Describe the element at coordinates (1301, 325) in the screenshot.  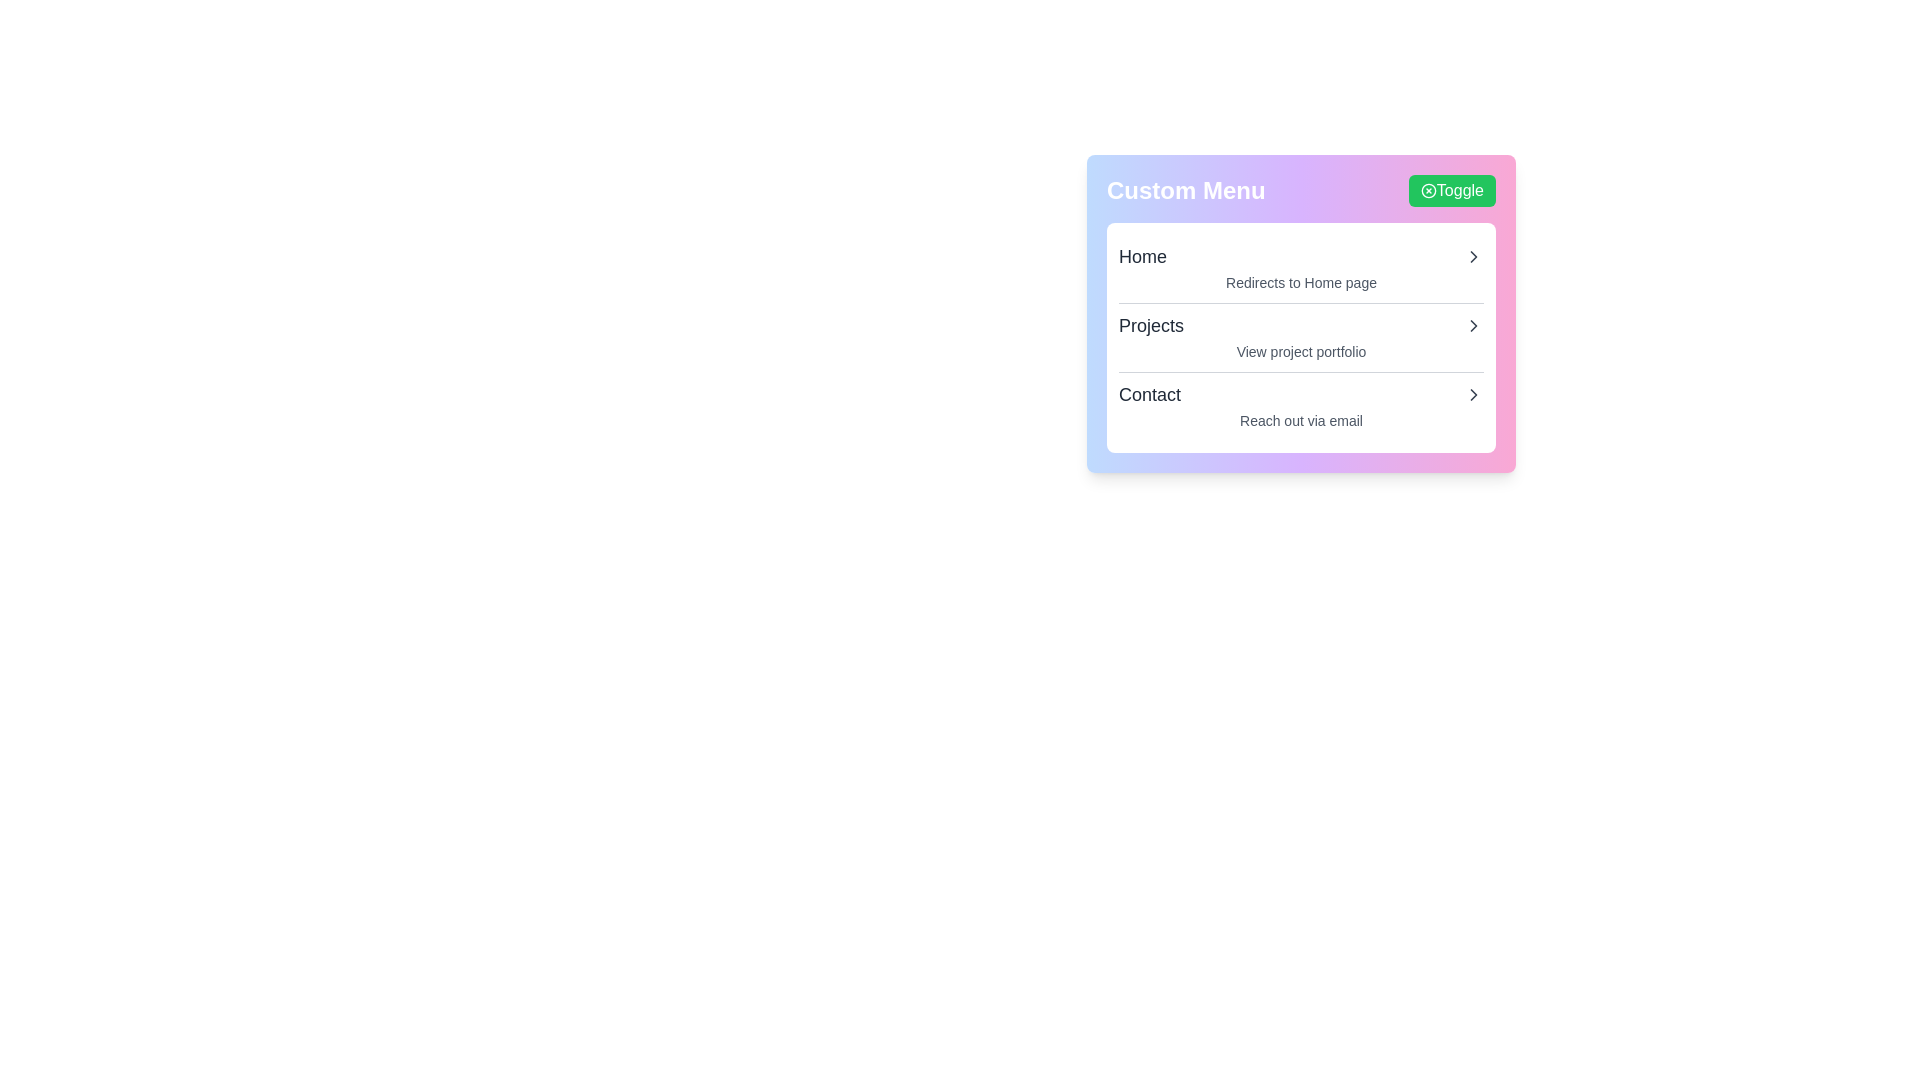
I see `the menu item Projects` at that location.